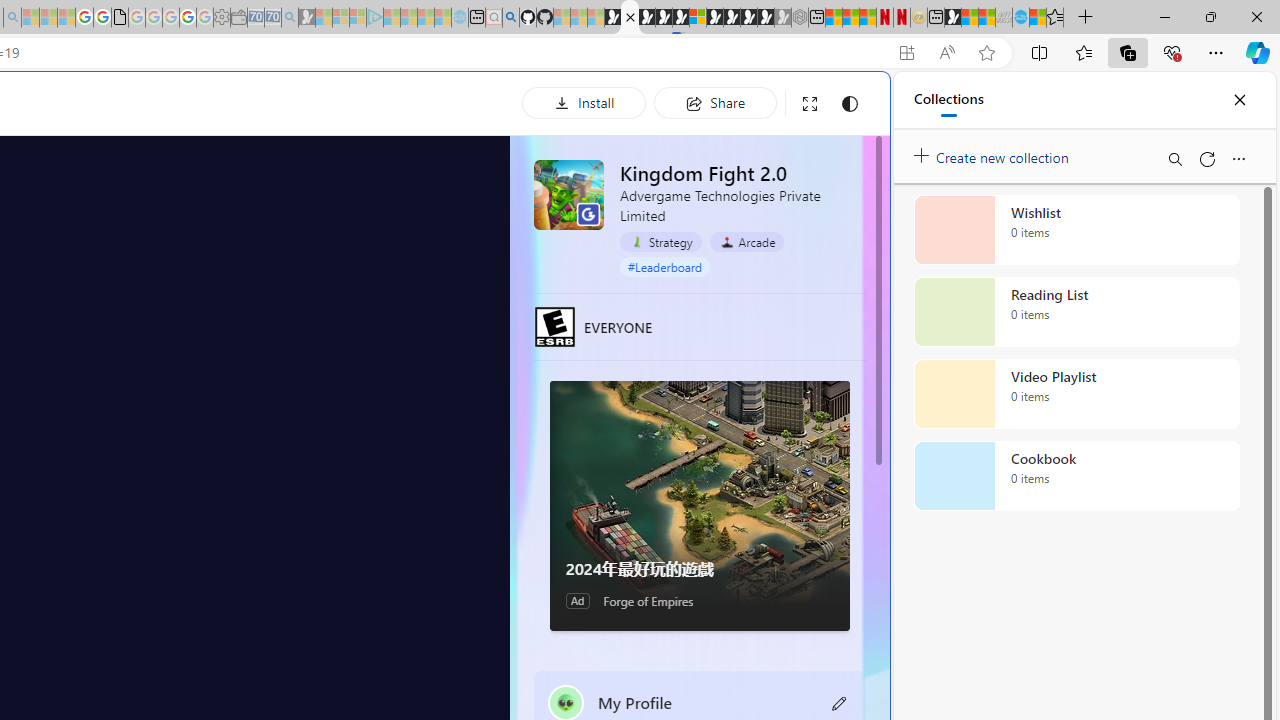 This screenshot has width=1280, height=720. Describe the element at coordinates (1076, 475) in the screenshot. I see `'Cookbook collection, 0 items'` at that location.